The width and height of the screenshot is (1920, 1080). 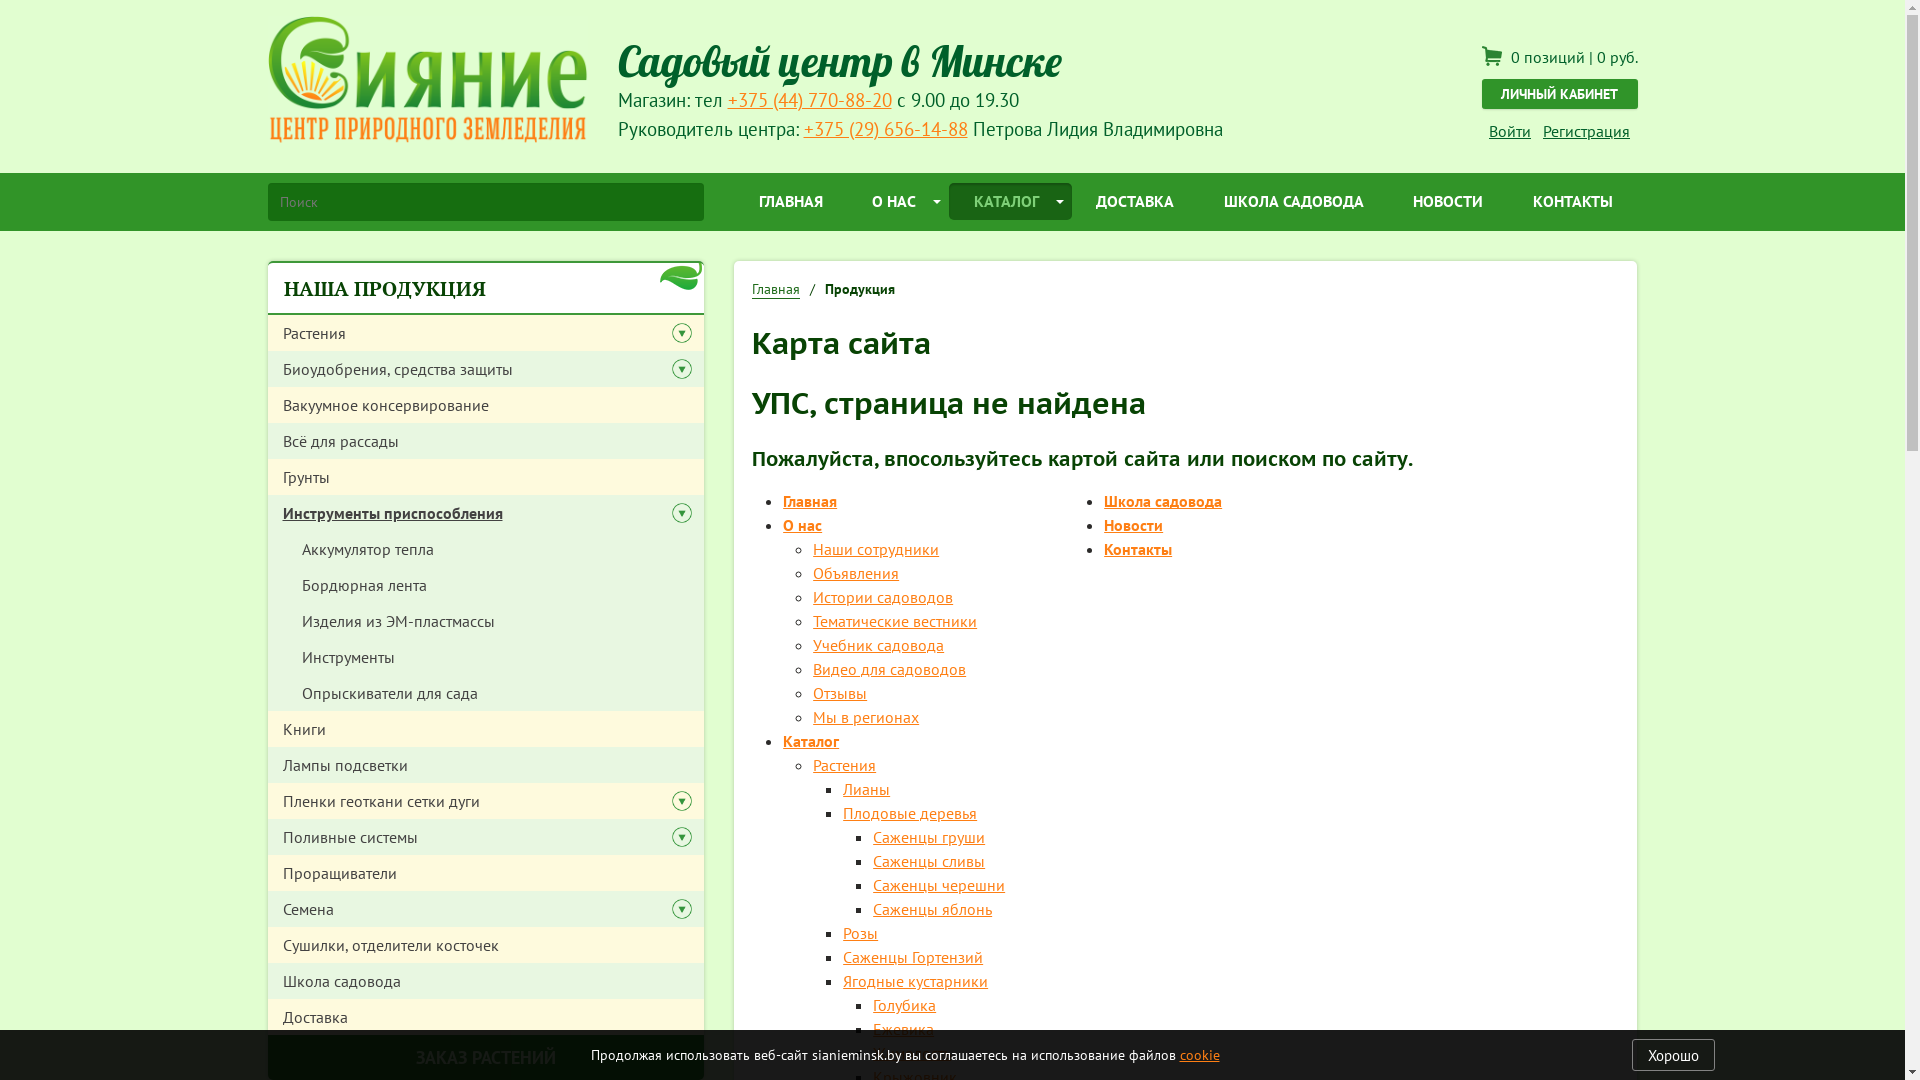 I want to click on '+375 (29) 656-14-88', so click(x=885, y=128).